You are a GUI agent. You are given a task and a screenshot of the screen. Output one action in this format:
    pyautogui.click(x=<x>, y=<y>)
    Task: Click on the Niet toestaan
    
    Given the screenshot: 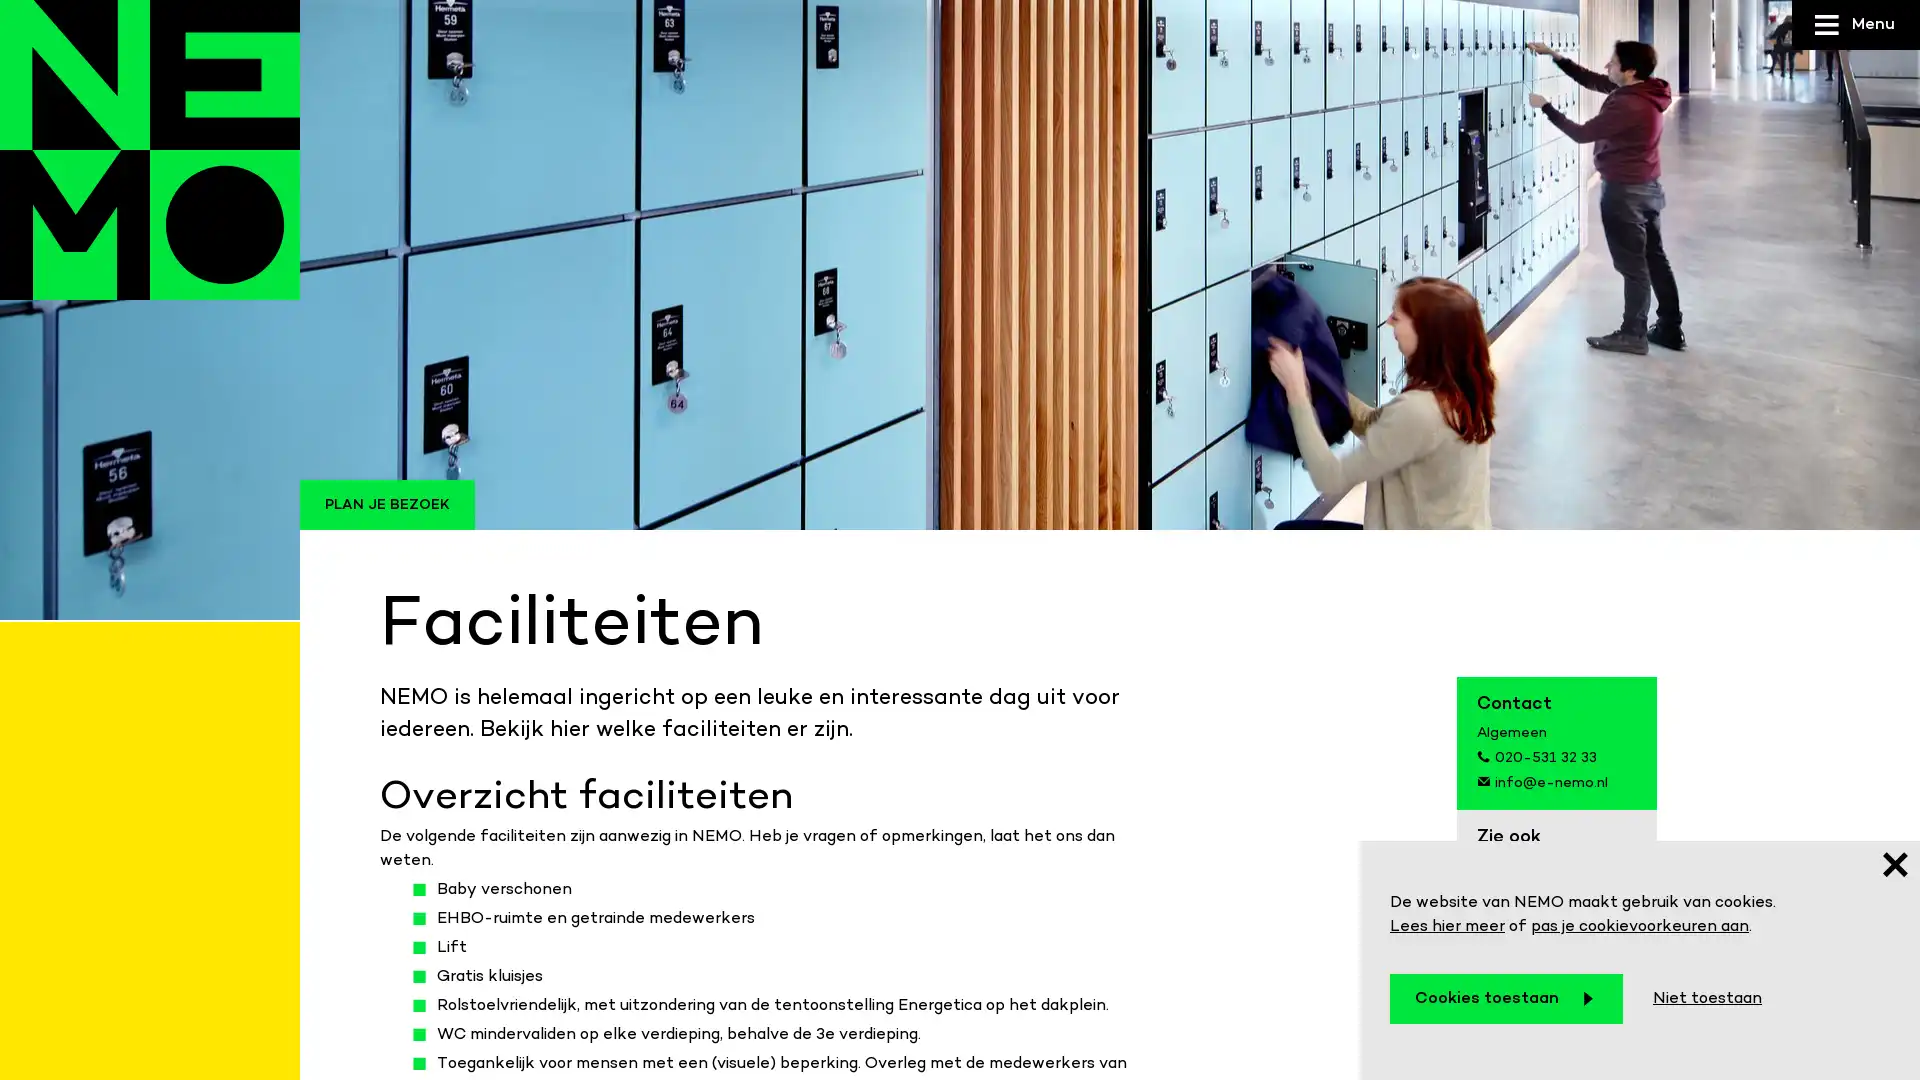 What is the action you would take?
    pyautogui.click(x=1706, y=999)
    